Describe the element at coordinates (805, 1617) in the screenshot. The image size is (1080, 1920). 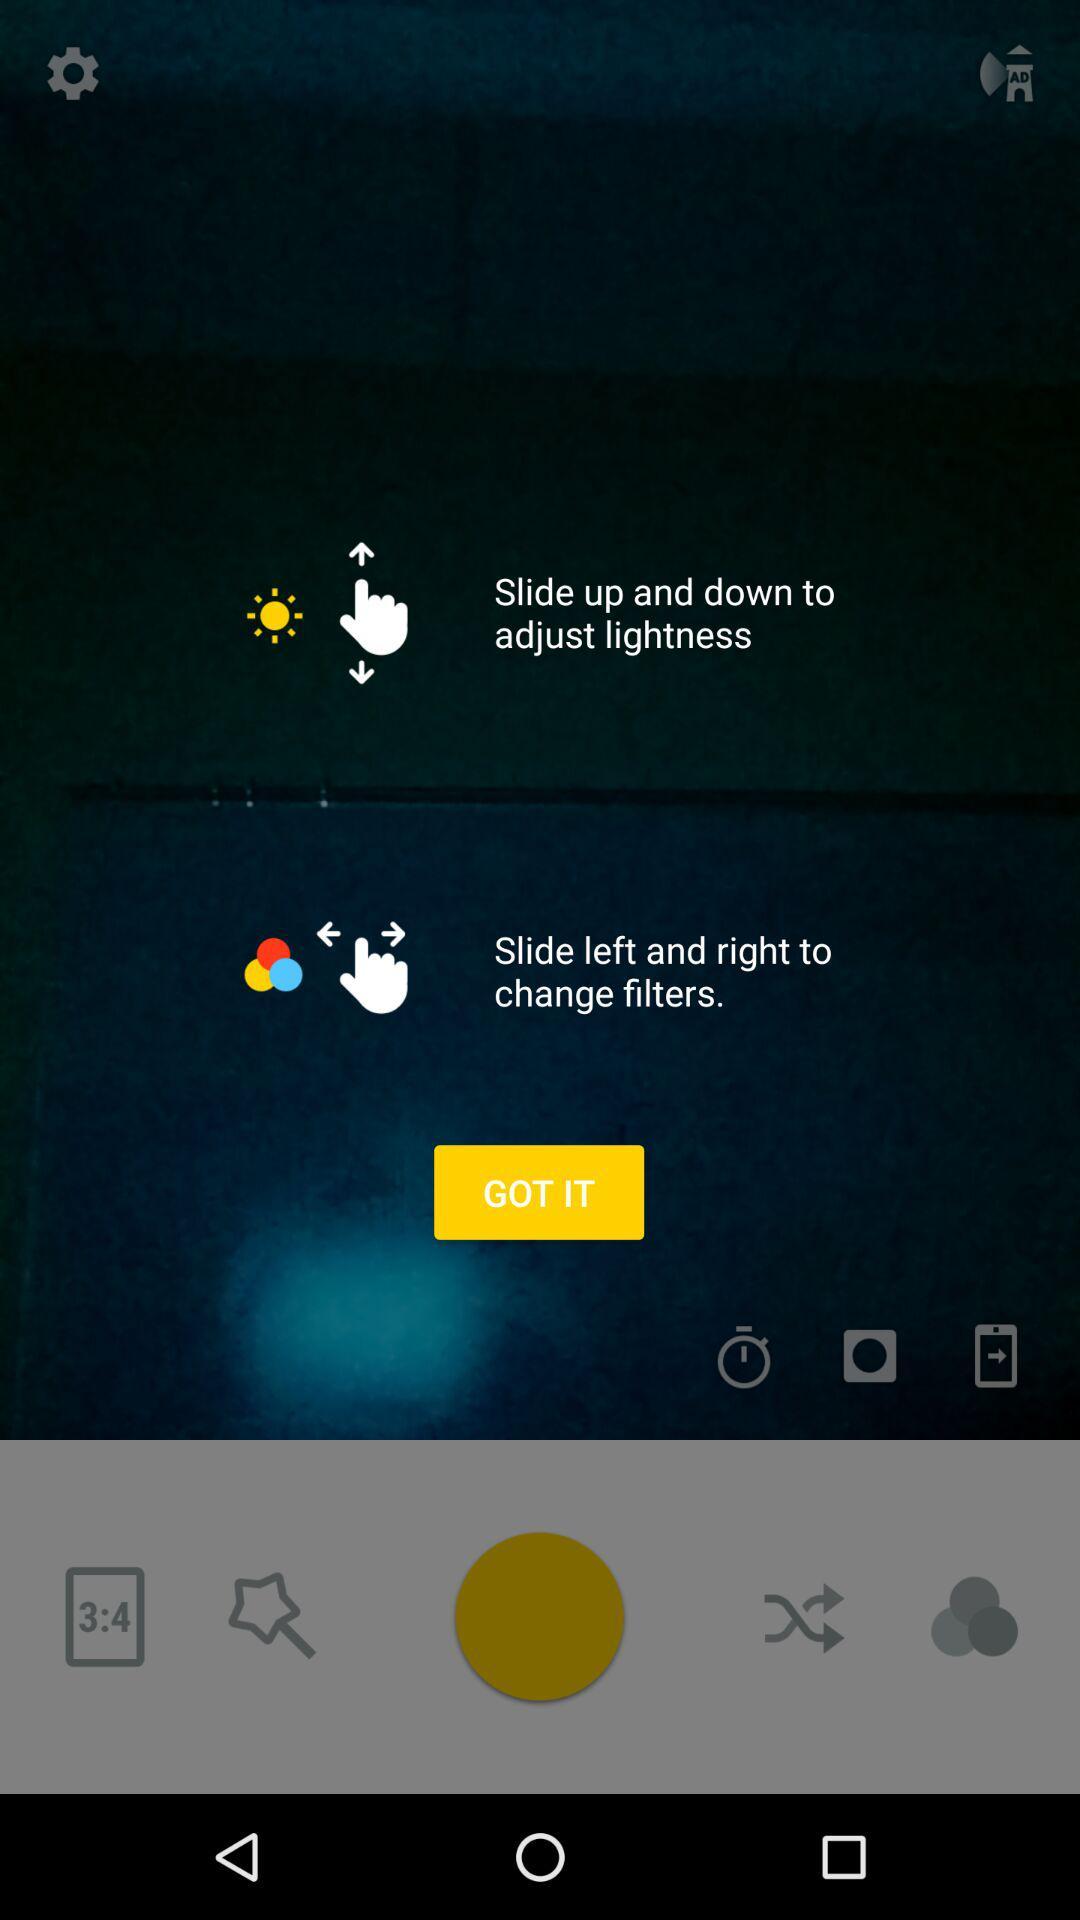
I see `forward button` at that location.